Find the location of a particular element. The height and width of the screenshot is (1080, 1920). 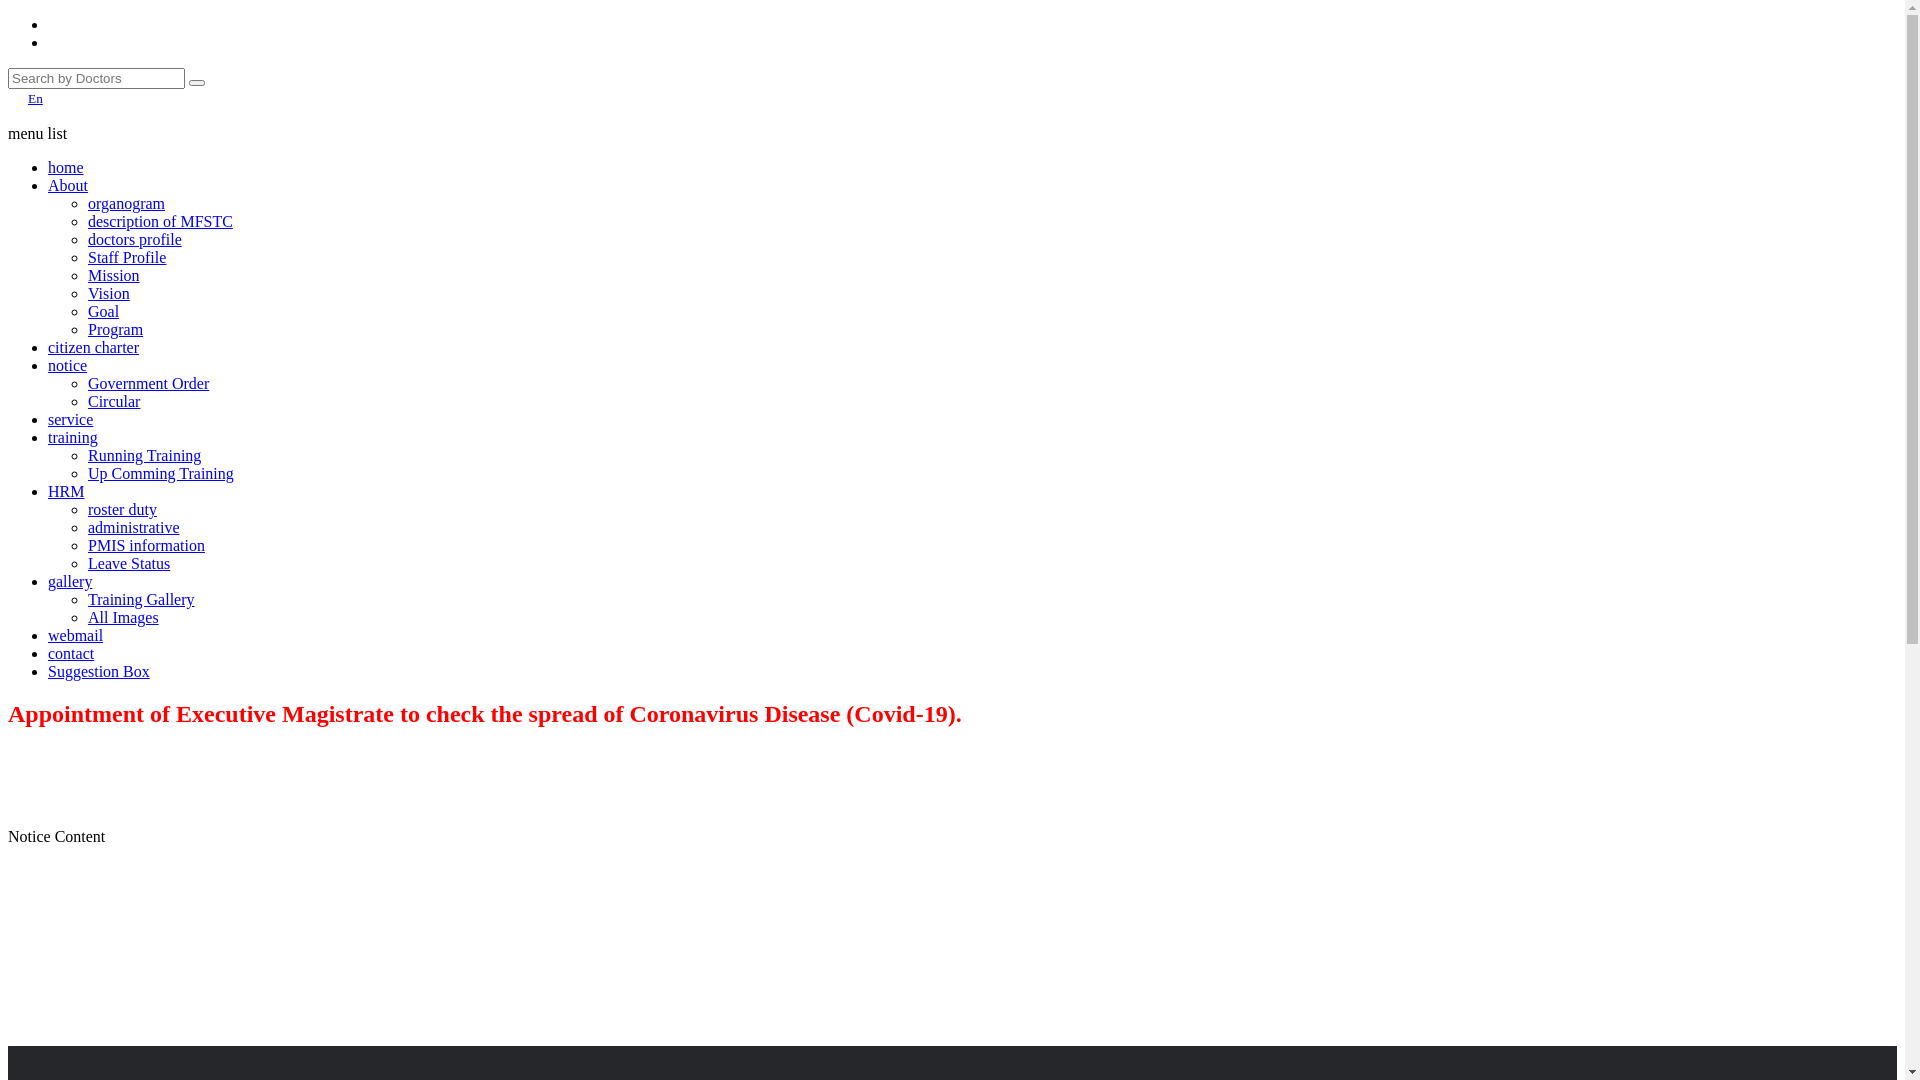

'Staff Profile' is located at coordinates (125, 256).